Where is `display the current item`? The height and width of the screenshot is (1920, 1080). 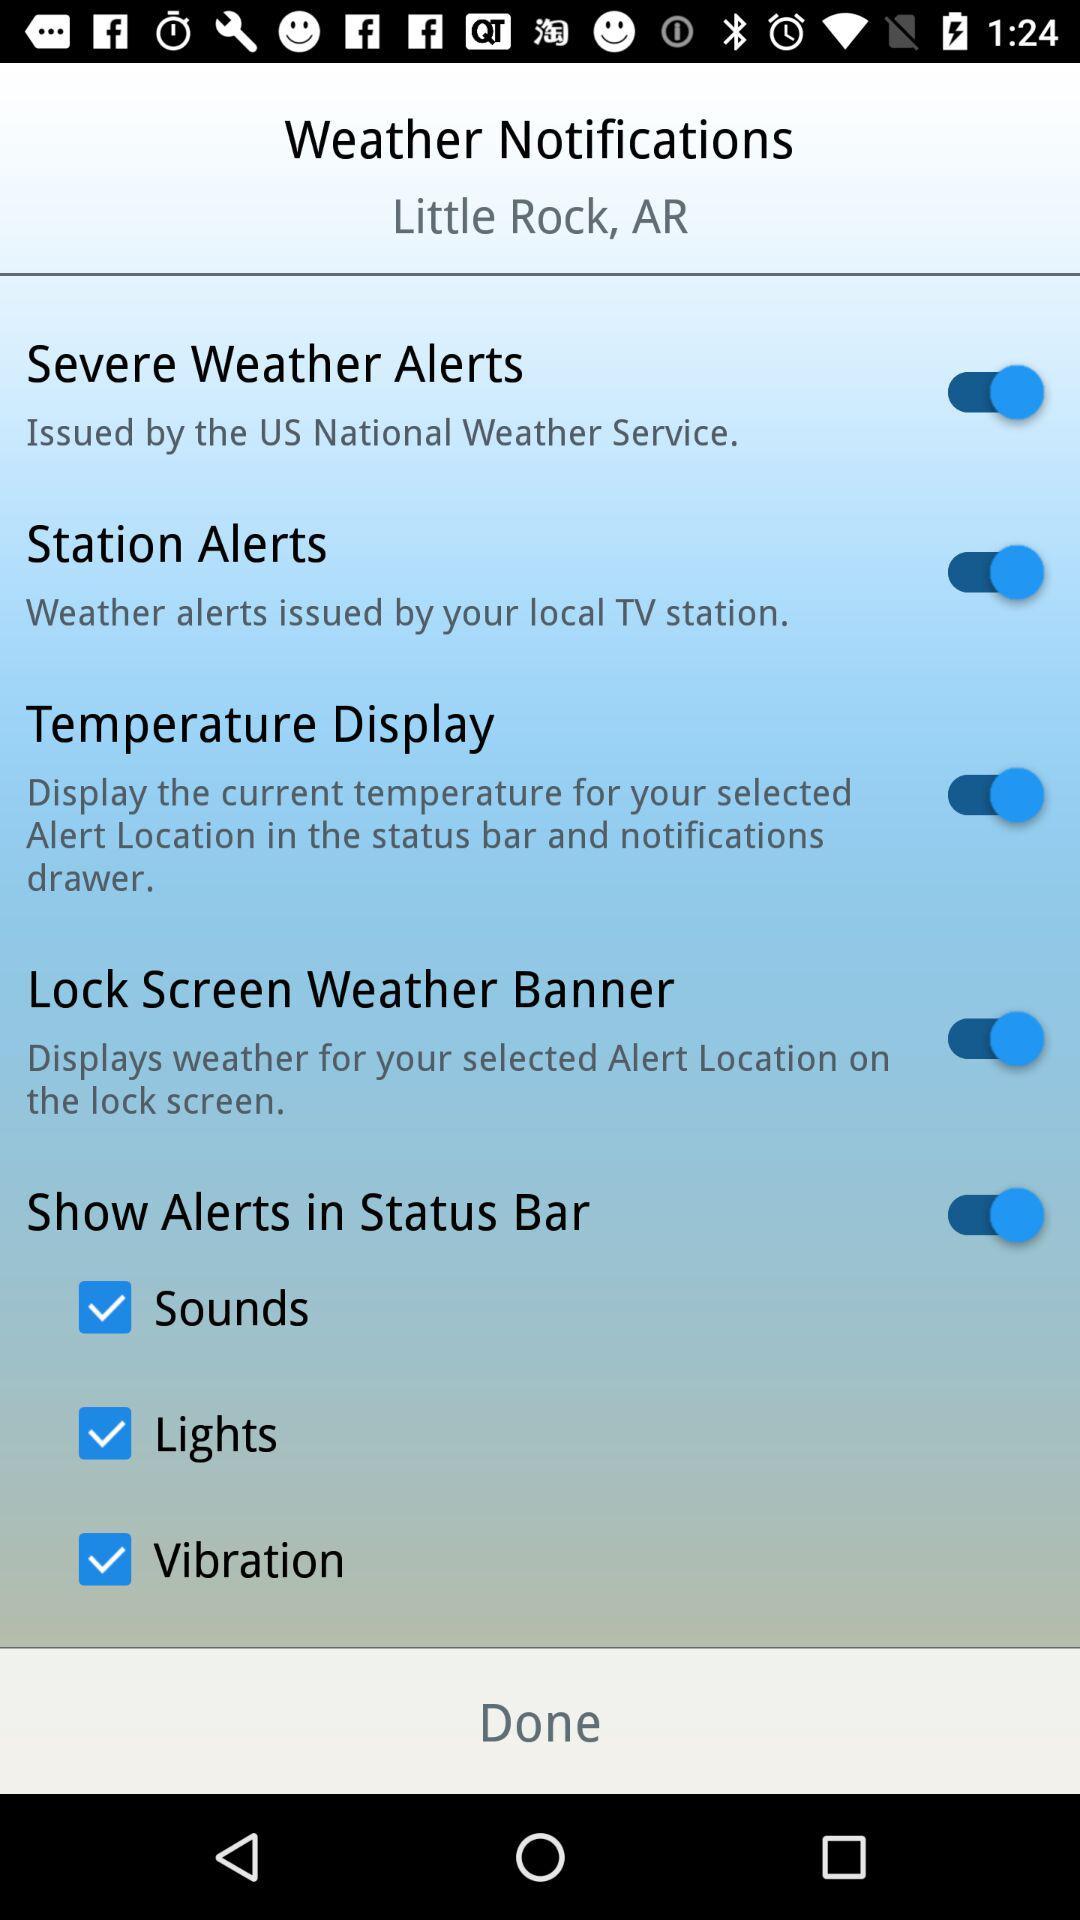
display the current item is located at coordinates (461, 834).